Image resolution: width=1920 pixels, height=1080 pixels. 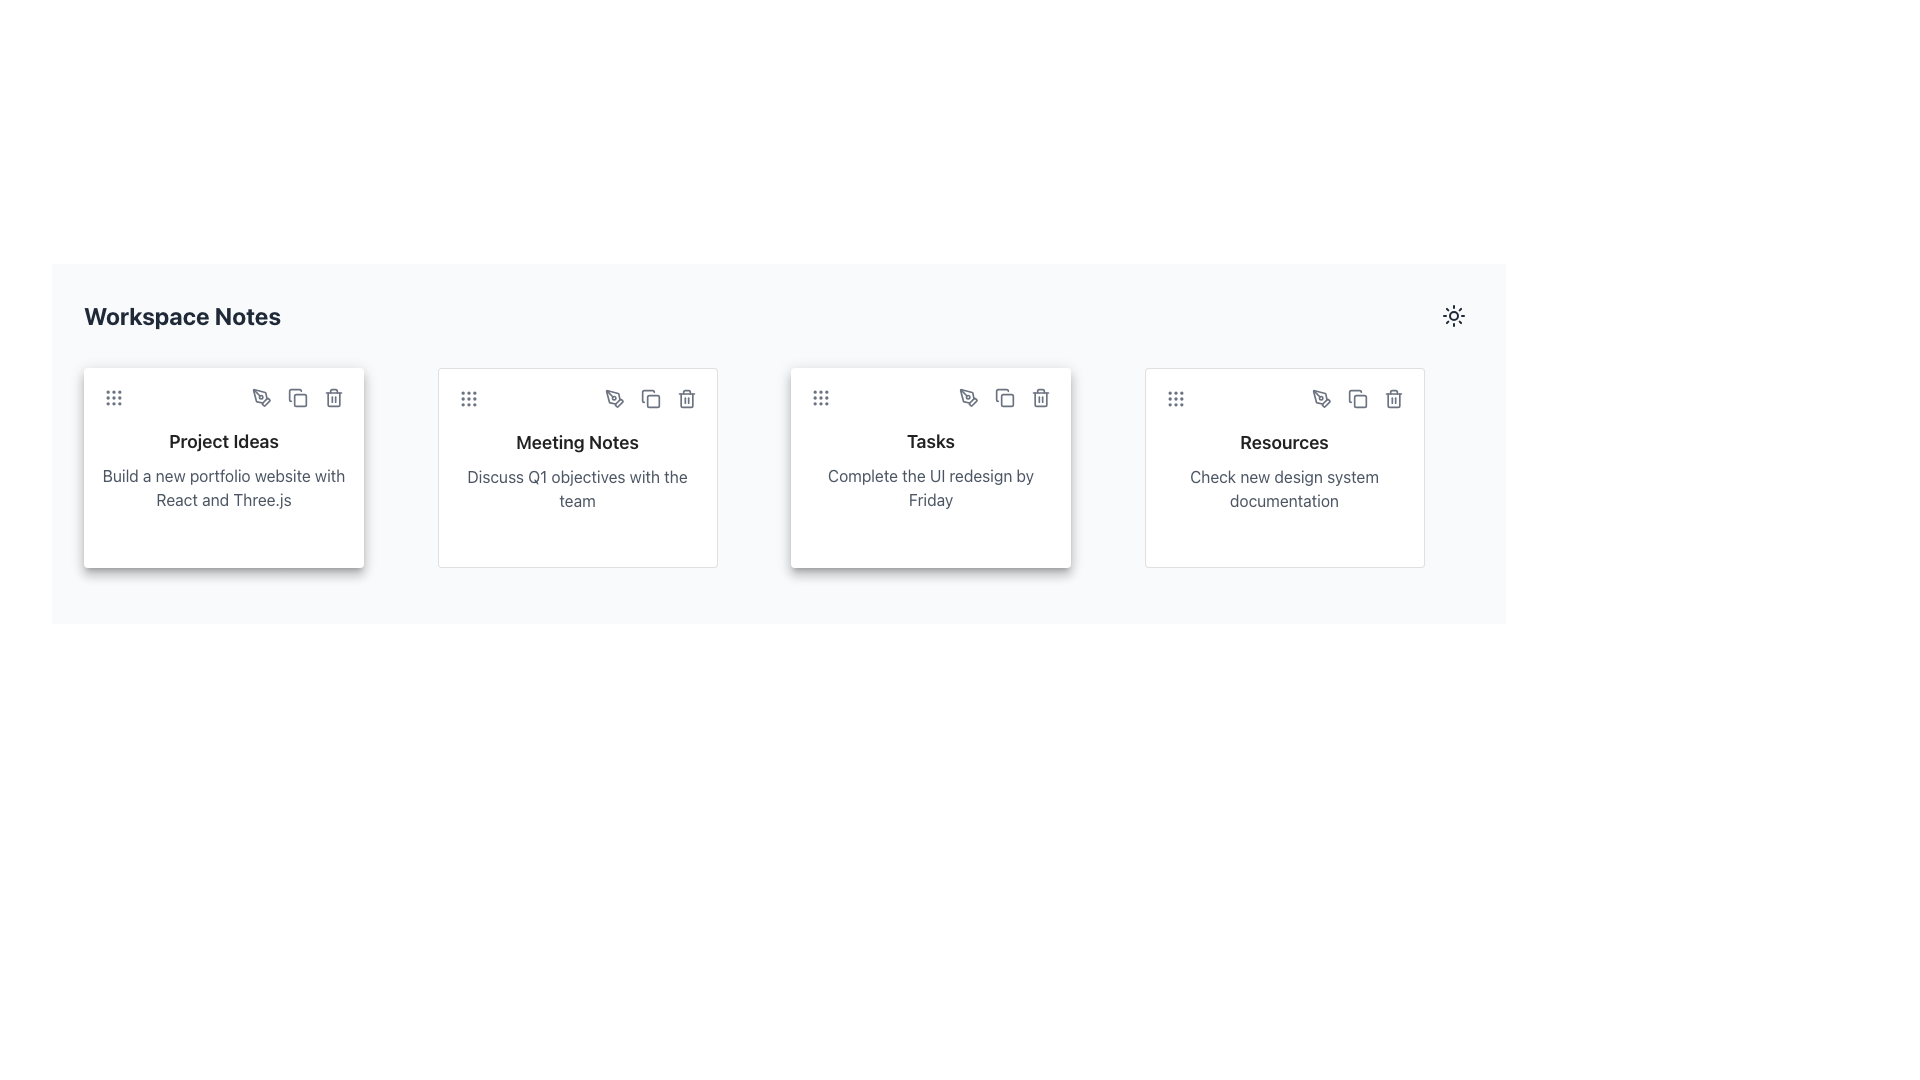 I want to click on the label titled 'Project Ideas' located at the upper part of the leftmost card among a set of horizontally arranged cards, so click(x=224, y=441).